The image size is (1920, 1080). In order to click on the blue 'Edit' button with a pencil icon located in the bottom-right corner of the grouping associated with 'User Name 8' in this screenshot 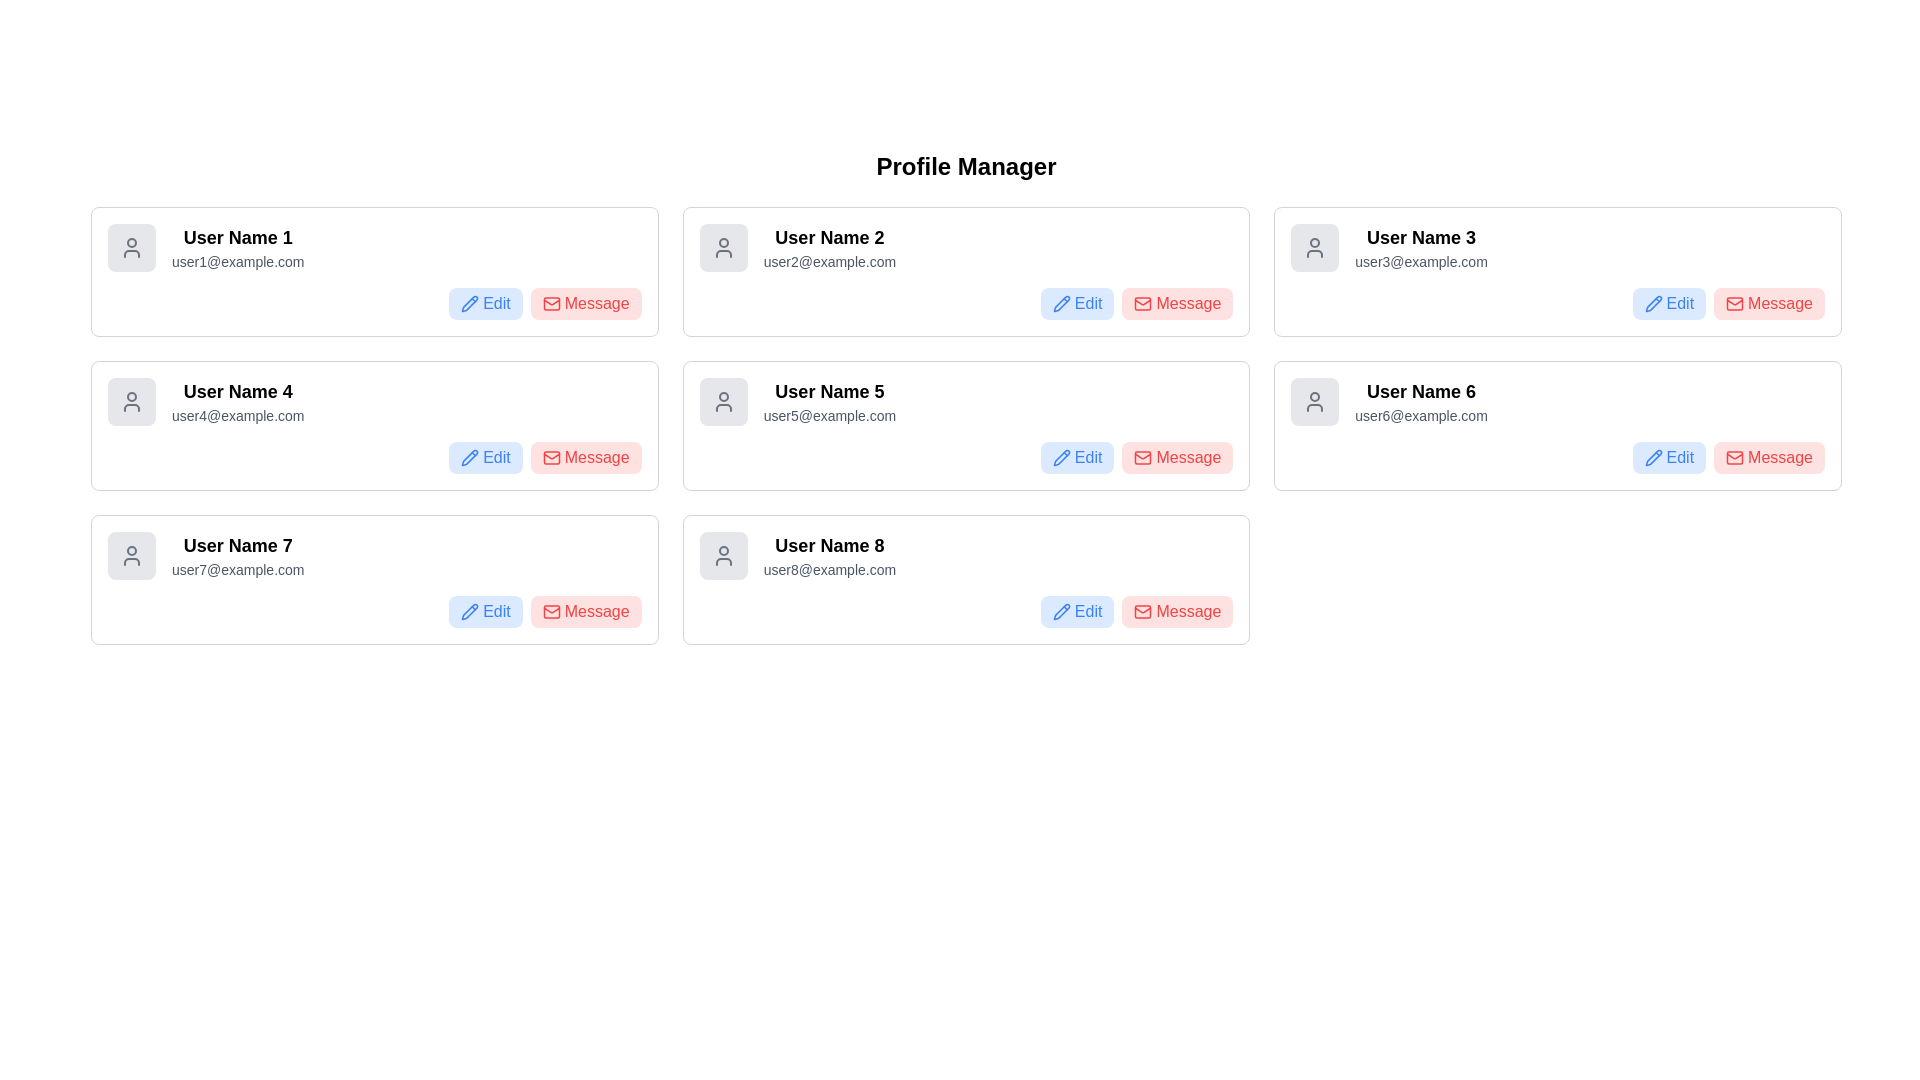, I will do `click(1076, 611)`.